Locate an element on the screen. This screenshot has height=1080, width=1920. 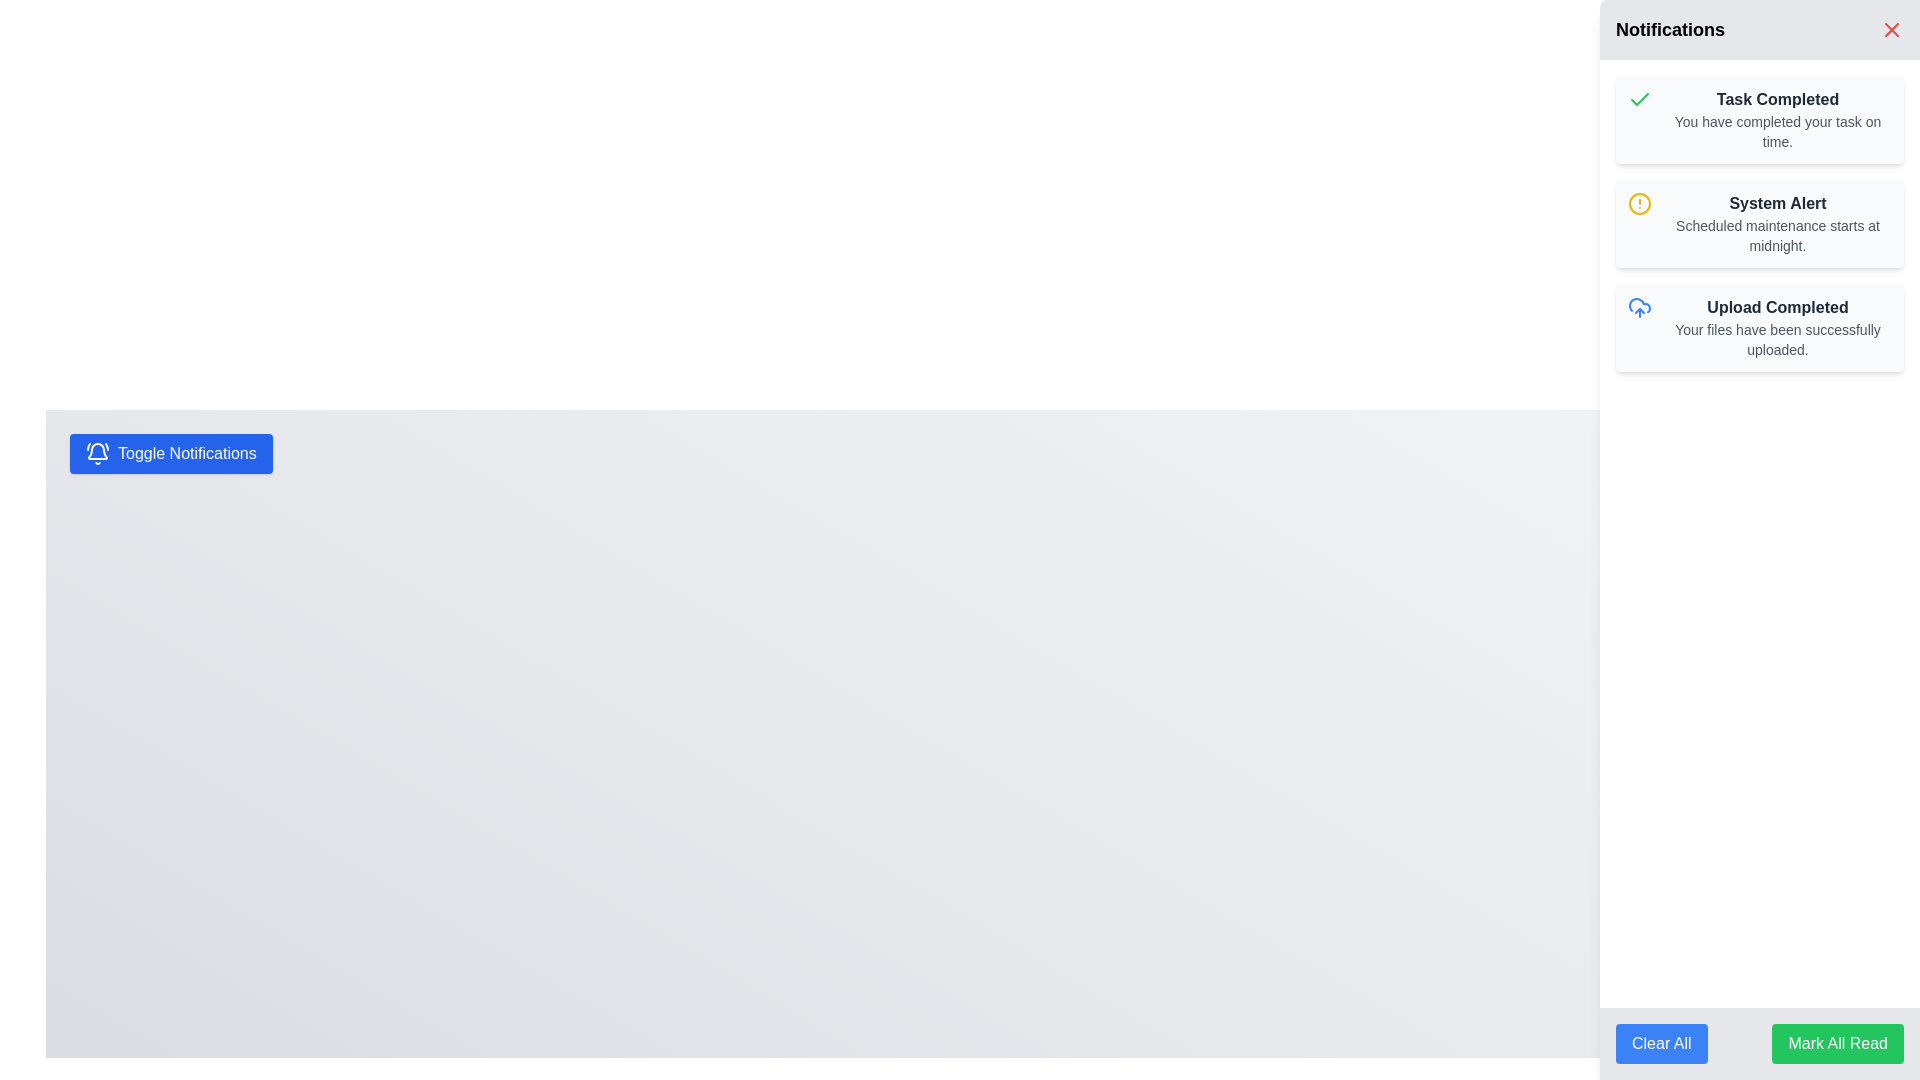
bold text 'Upload Completed' displayed prominently in a dark gray notification card located at the top of the content area of a vertical notification list is located at coordinates (1777, 308).